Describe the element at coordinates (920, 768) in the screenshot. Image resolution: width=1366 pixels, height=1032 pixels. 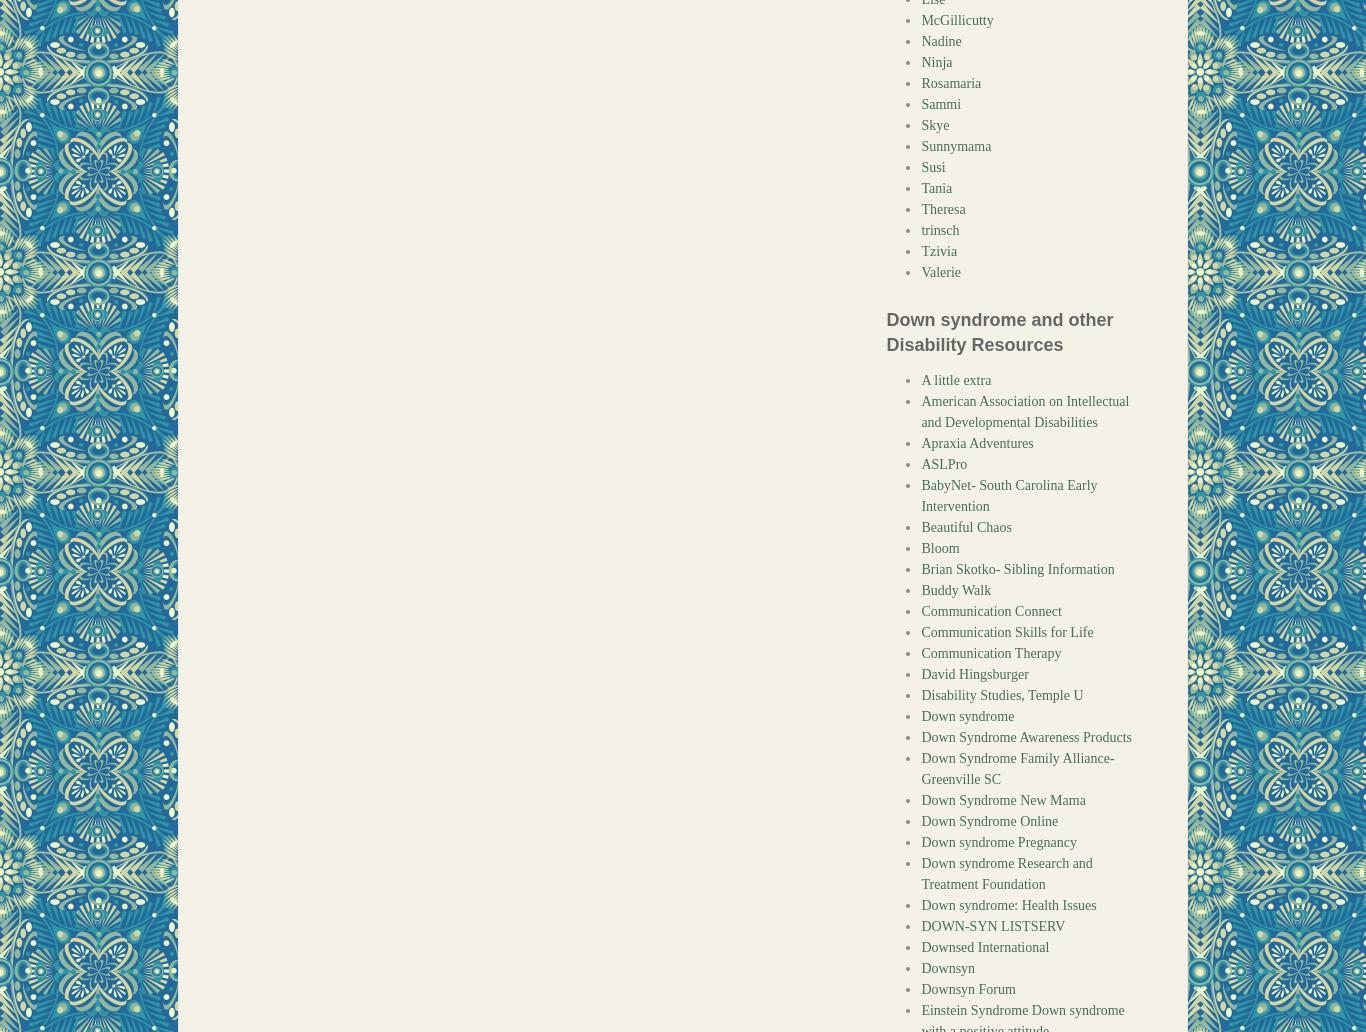
I see `'Down Syndrome Family Alliance- Greenville SC'` at that location.